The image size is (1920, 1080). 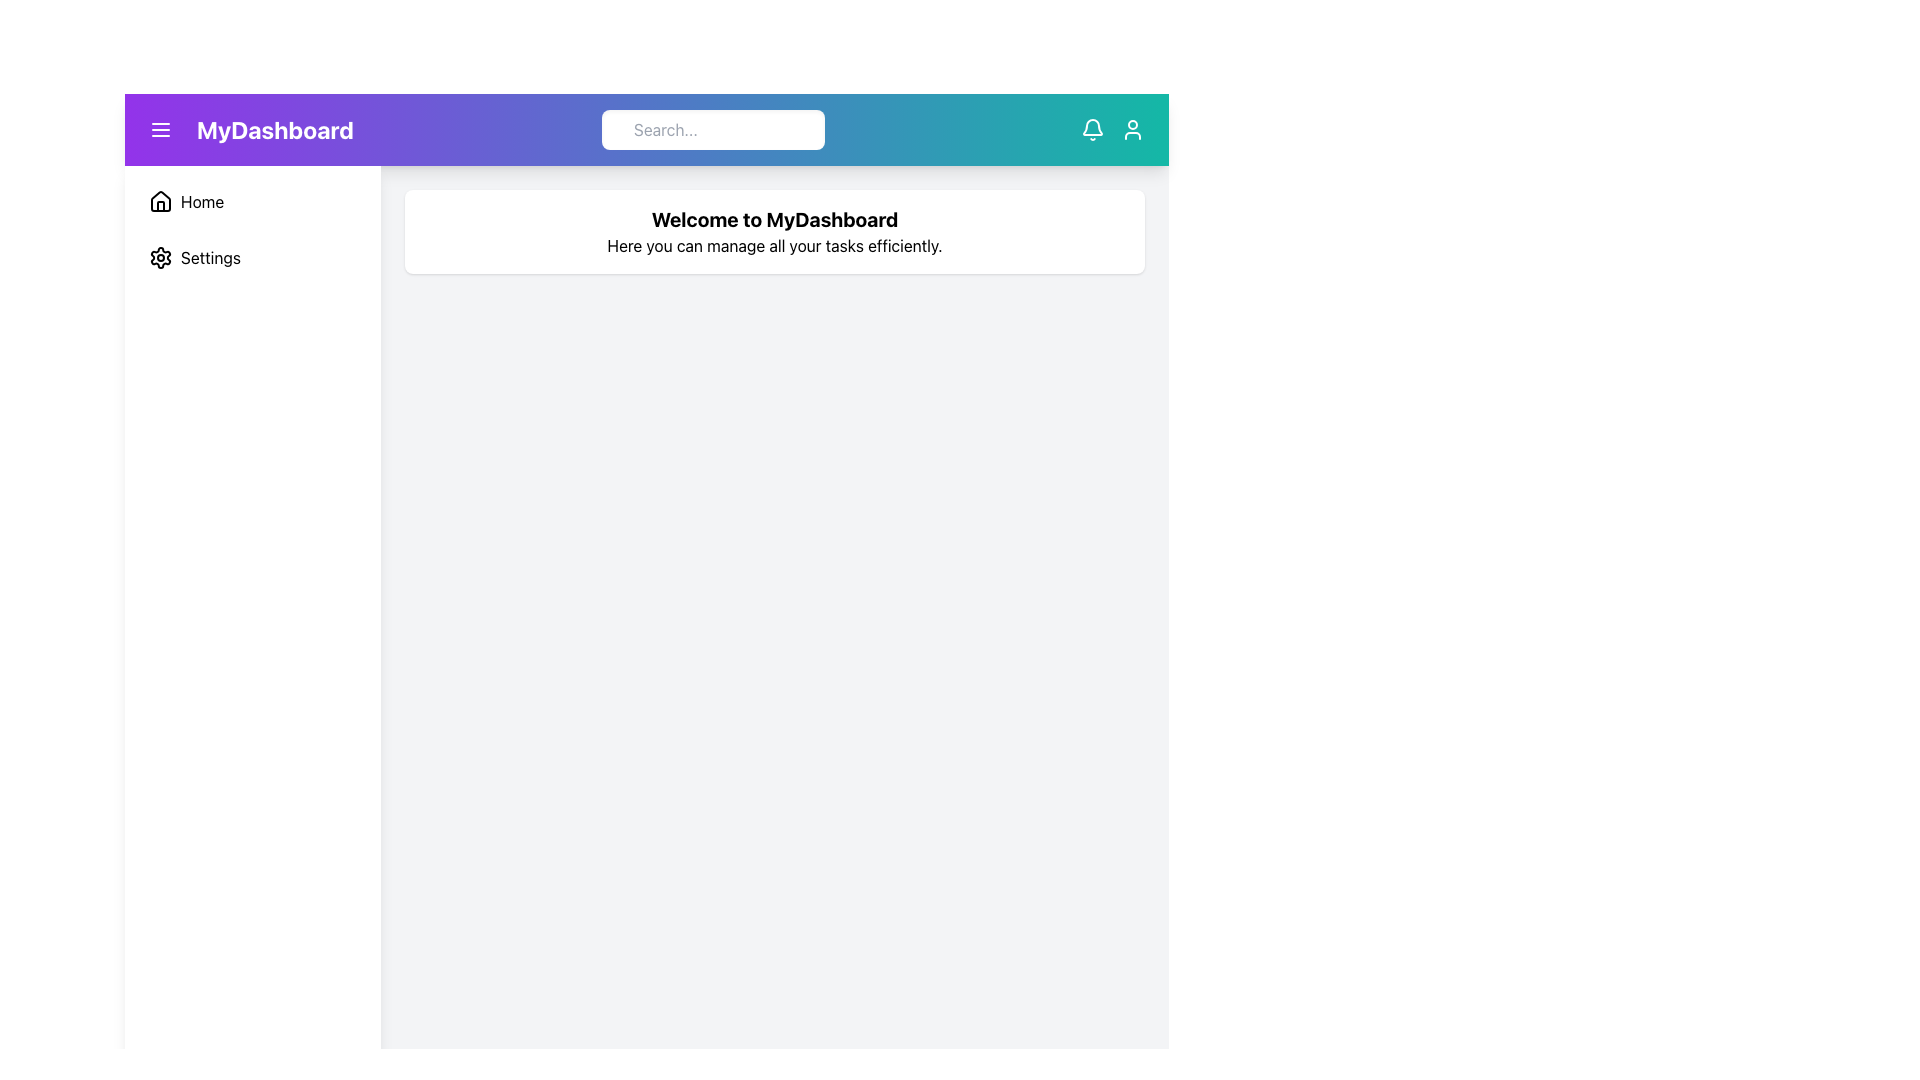 I want to click on the gear-shaped settings icon located in the vertical menu on the left side of the interface, so click(x=161, y=257).